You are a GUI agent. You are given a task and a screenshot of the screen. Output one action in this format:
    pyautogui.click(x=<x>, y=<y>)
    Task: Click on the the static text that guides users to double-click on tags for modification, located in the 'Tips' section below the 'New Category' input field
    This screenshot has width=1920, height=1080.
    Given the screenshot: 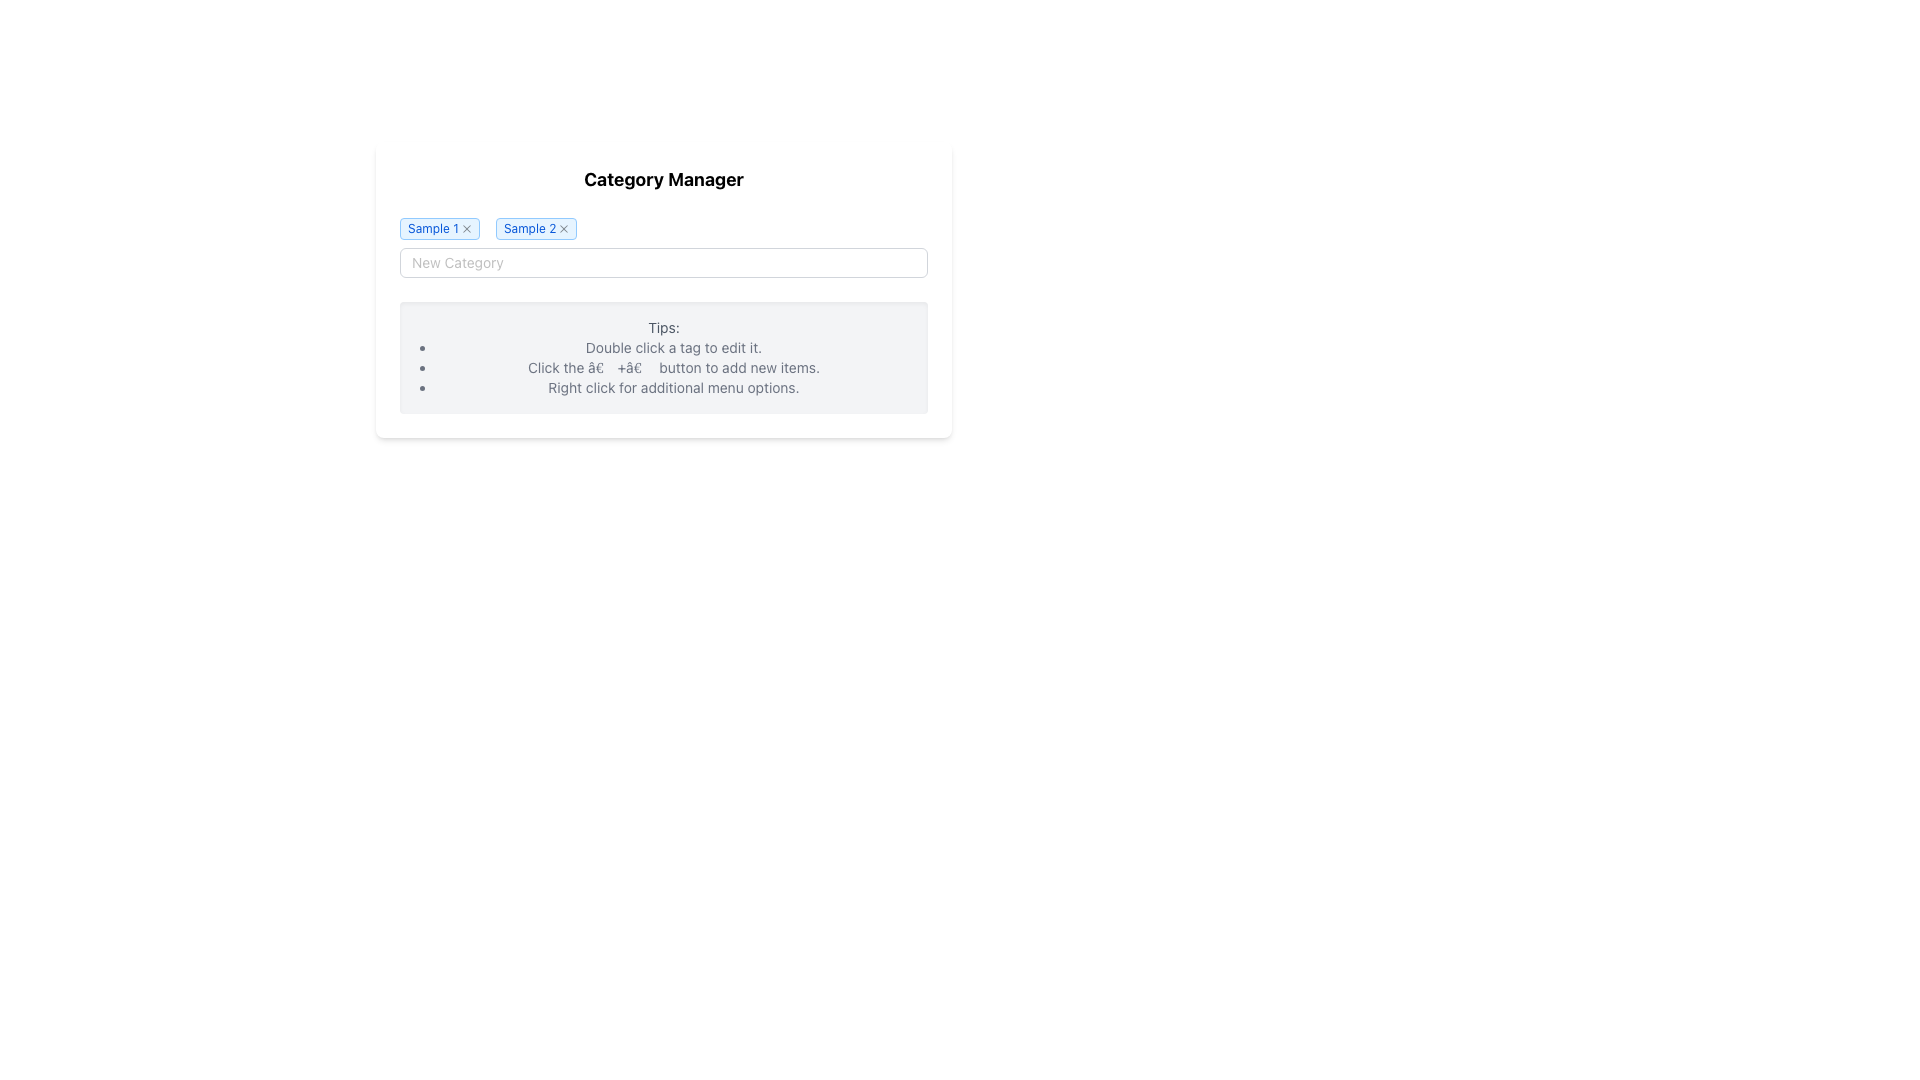 What is the action you would take?
    pyautogui.click(x=673, y=346)
    